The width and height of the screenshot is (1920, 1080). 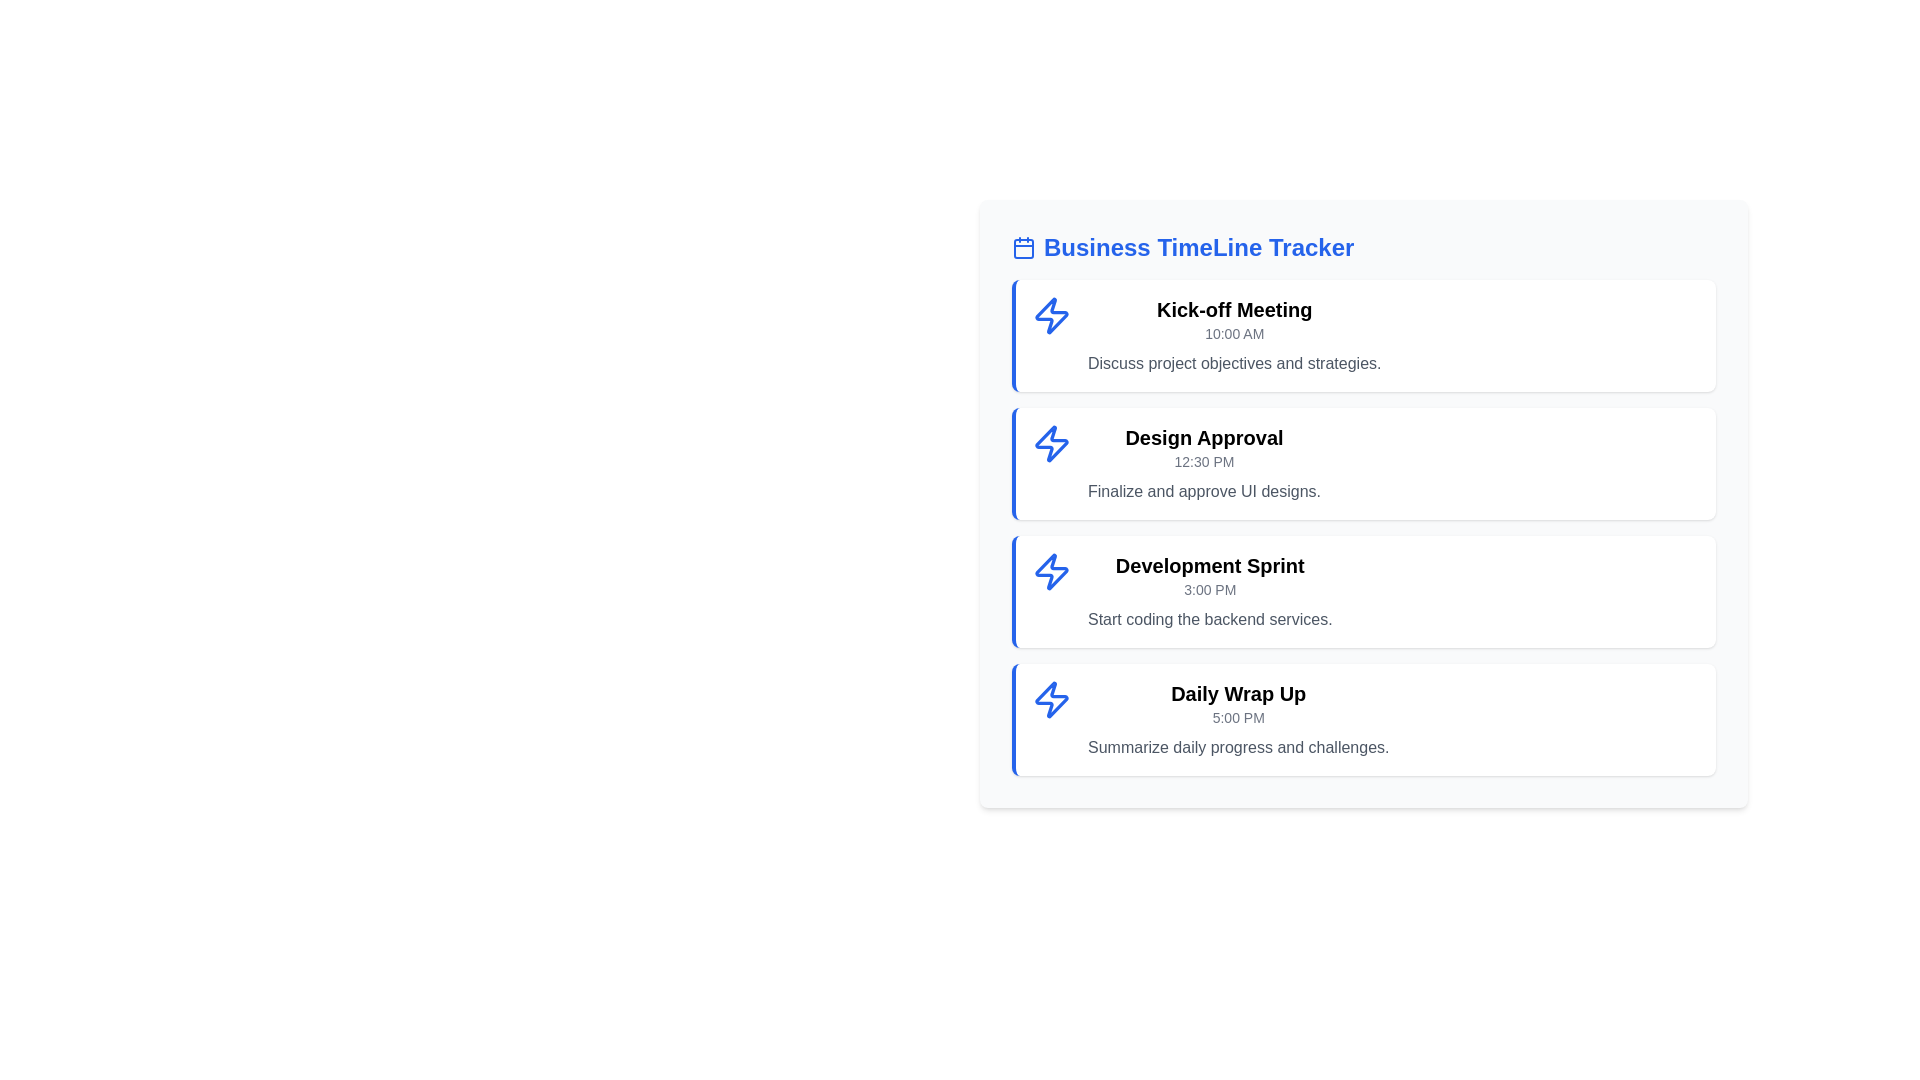 I want to click on the text label 'Design Approval' which is displayed in a bold and enlarged font style, indicating its significance as a heading within the timeline section, so click(x=1203, y=437).